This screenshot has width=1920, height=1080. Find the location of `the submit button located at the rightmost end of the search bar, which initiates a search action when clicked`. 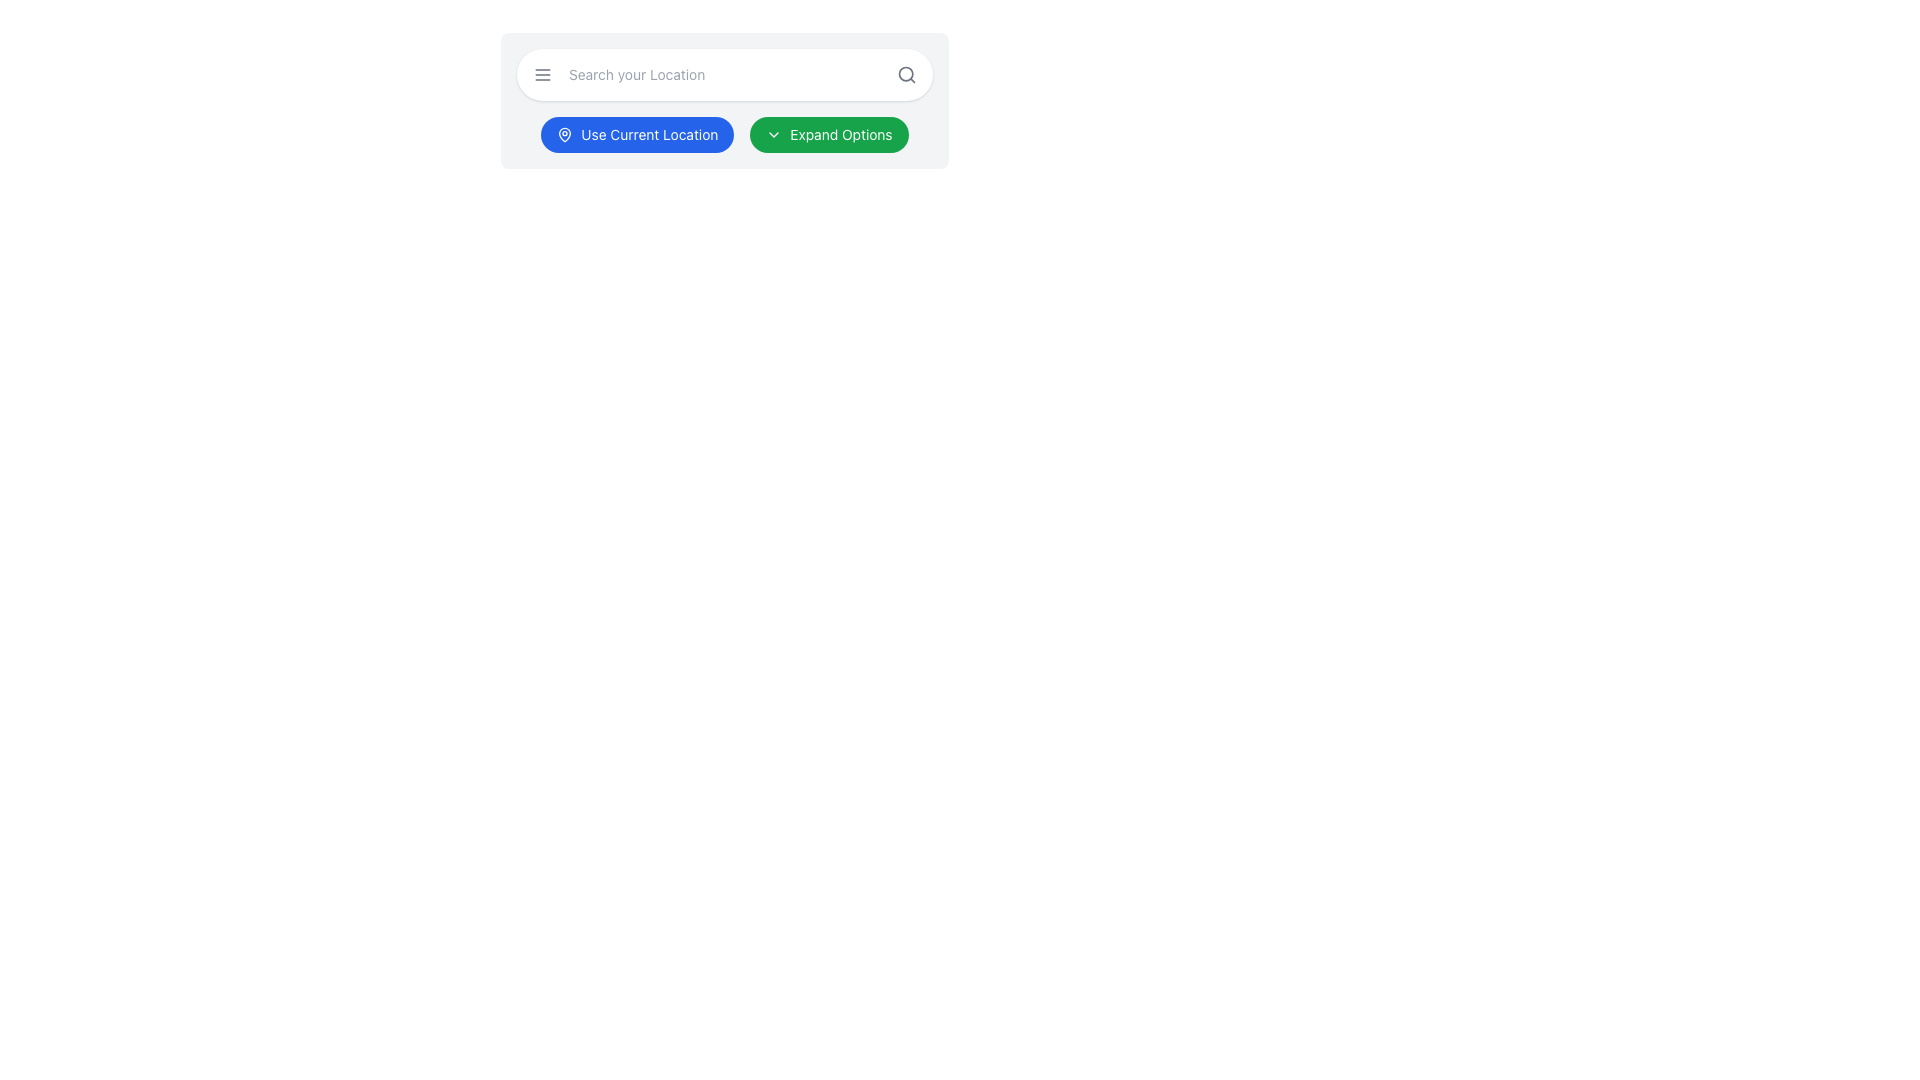

the submit button located at the rightmost end of the search bar, which initiates a search action when clicked is located at coordinates (906, 73).